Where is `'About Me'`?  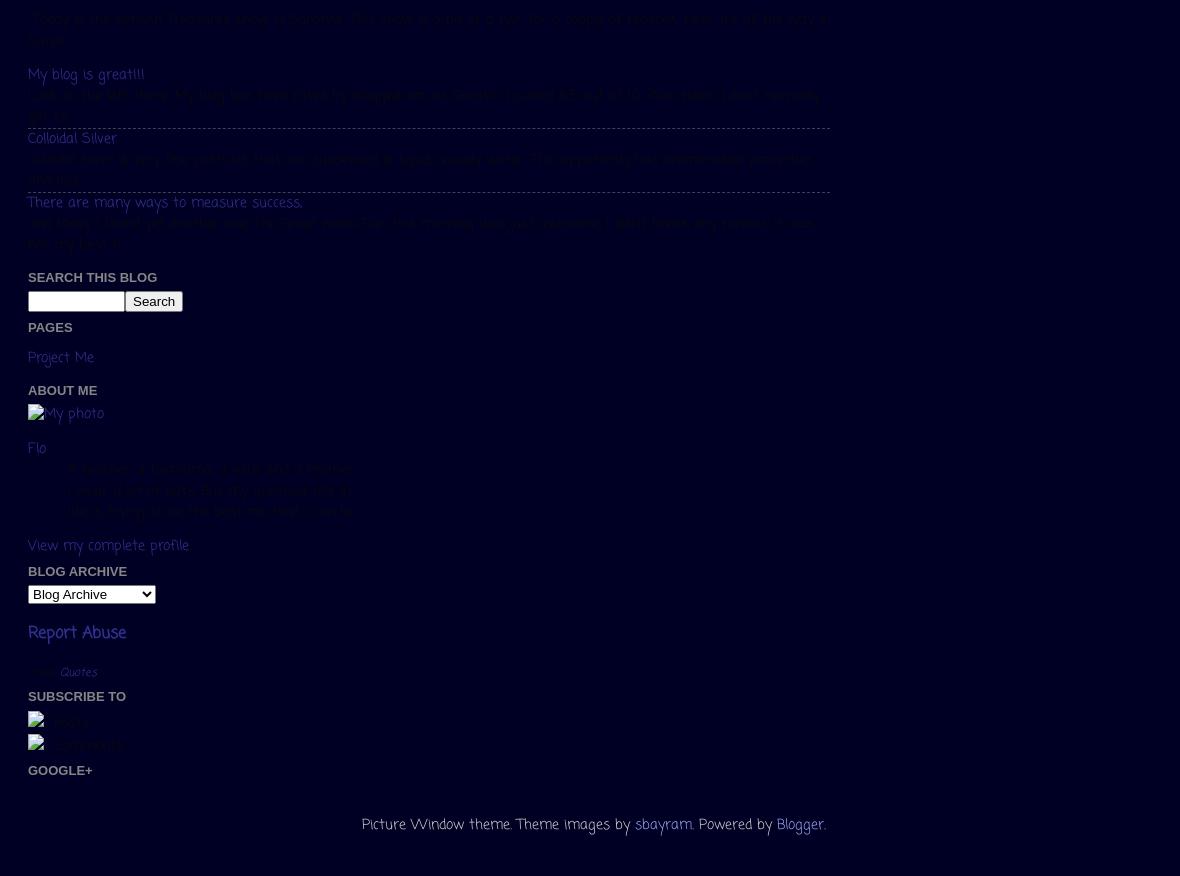
'About Me' is located at coordinates (61, 389).